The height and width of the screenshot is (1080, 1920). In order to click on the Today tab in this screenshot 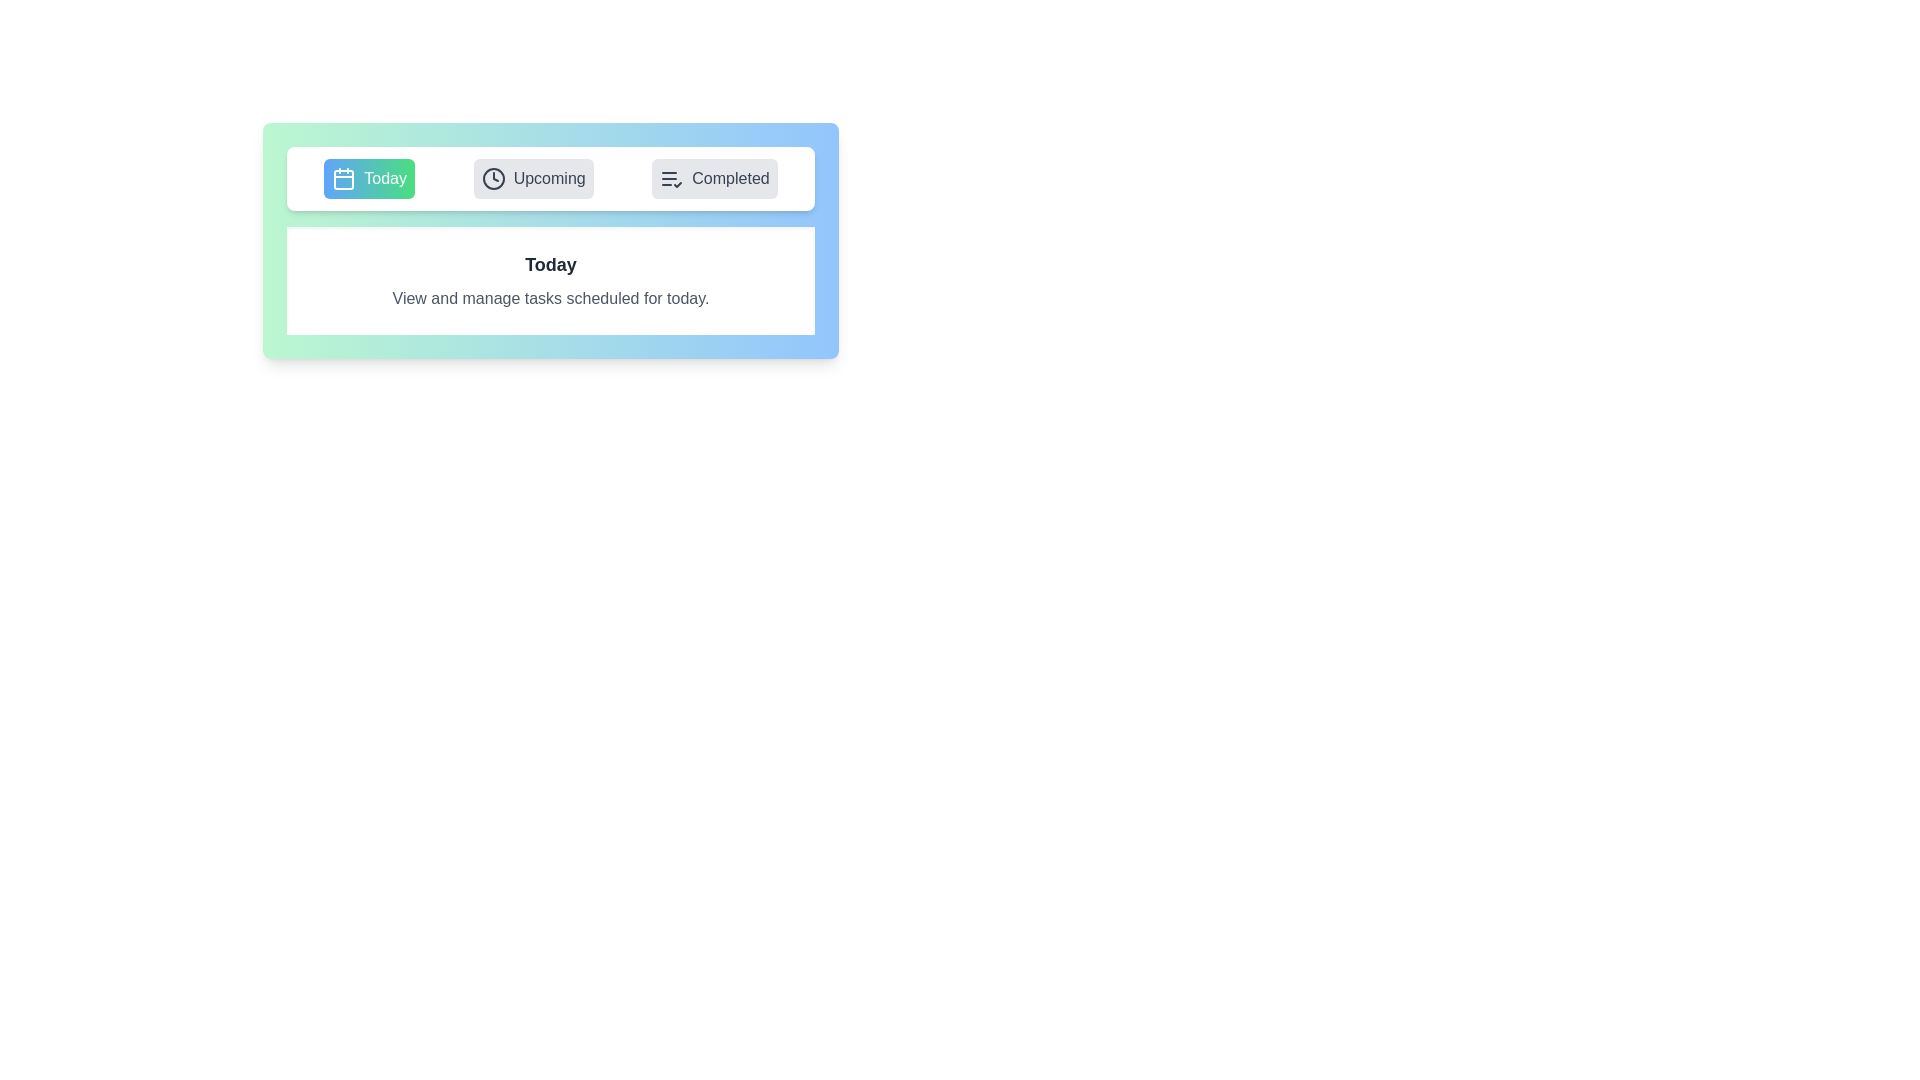, I will do `click(369, 177)`.